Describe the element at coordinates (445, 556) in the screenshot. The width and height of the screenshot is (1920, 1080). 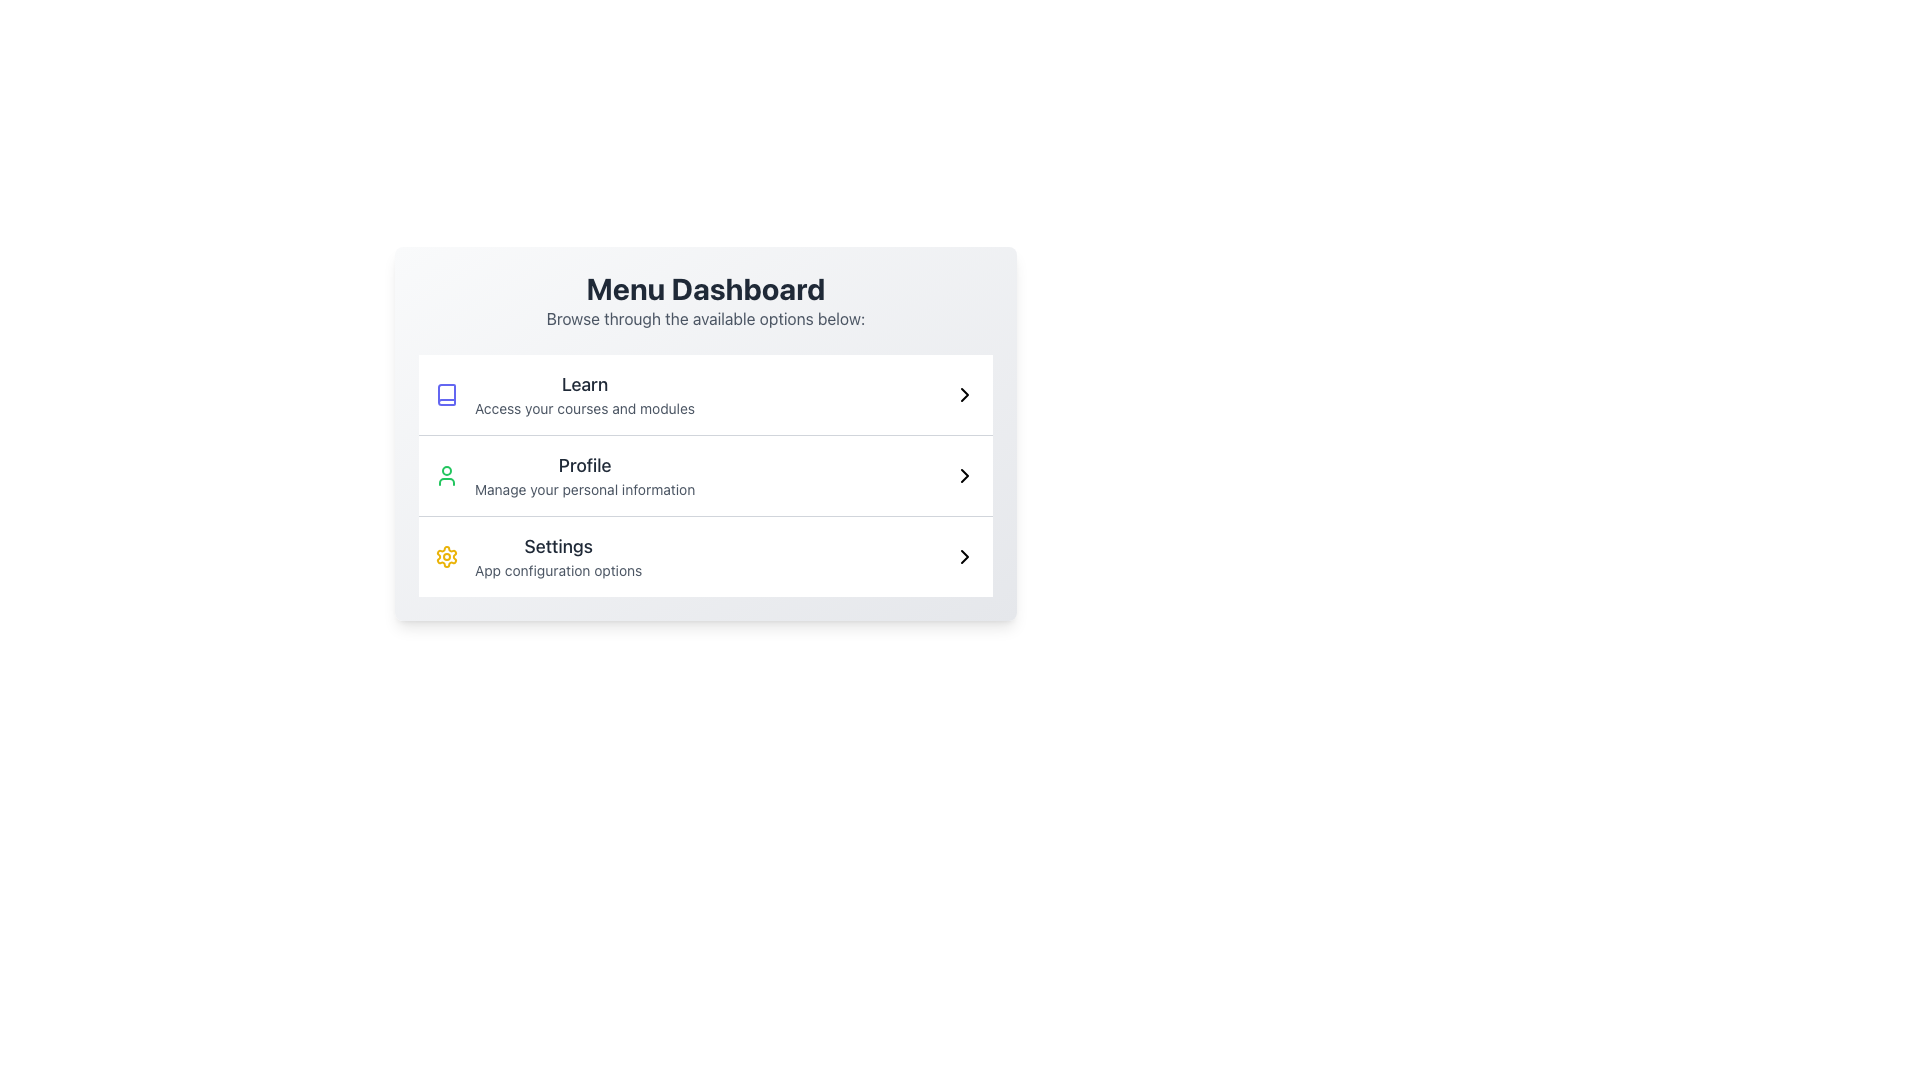
I see `the outer structure of the yellow gear icon representing settings in the menu card, located to the left of the Settings text label` at that location.